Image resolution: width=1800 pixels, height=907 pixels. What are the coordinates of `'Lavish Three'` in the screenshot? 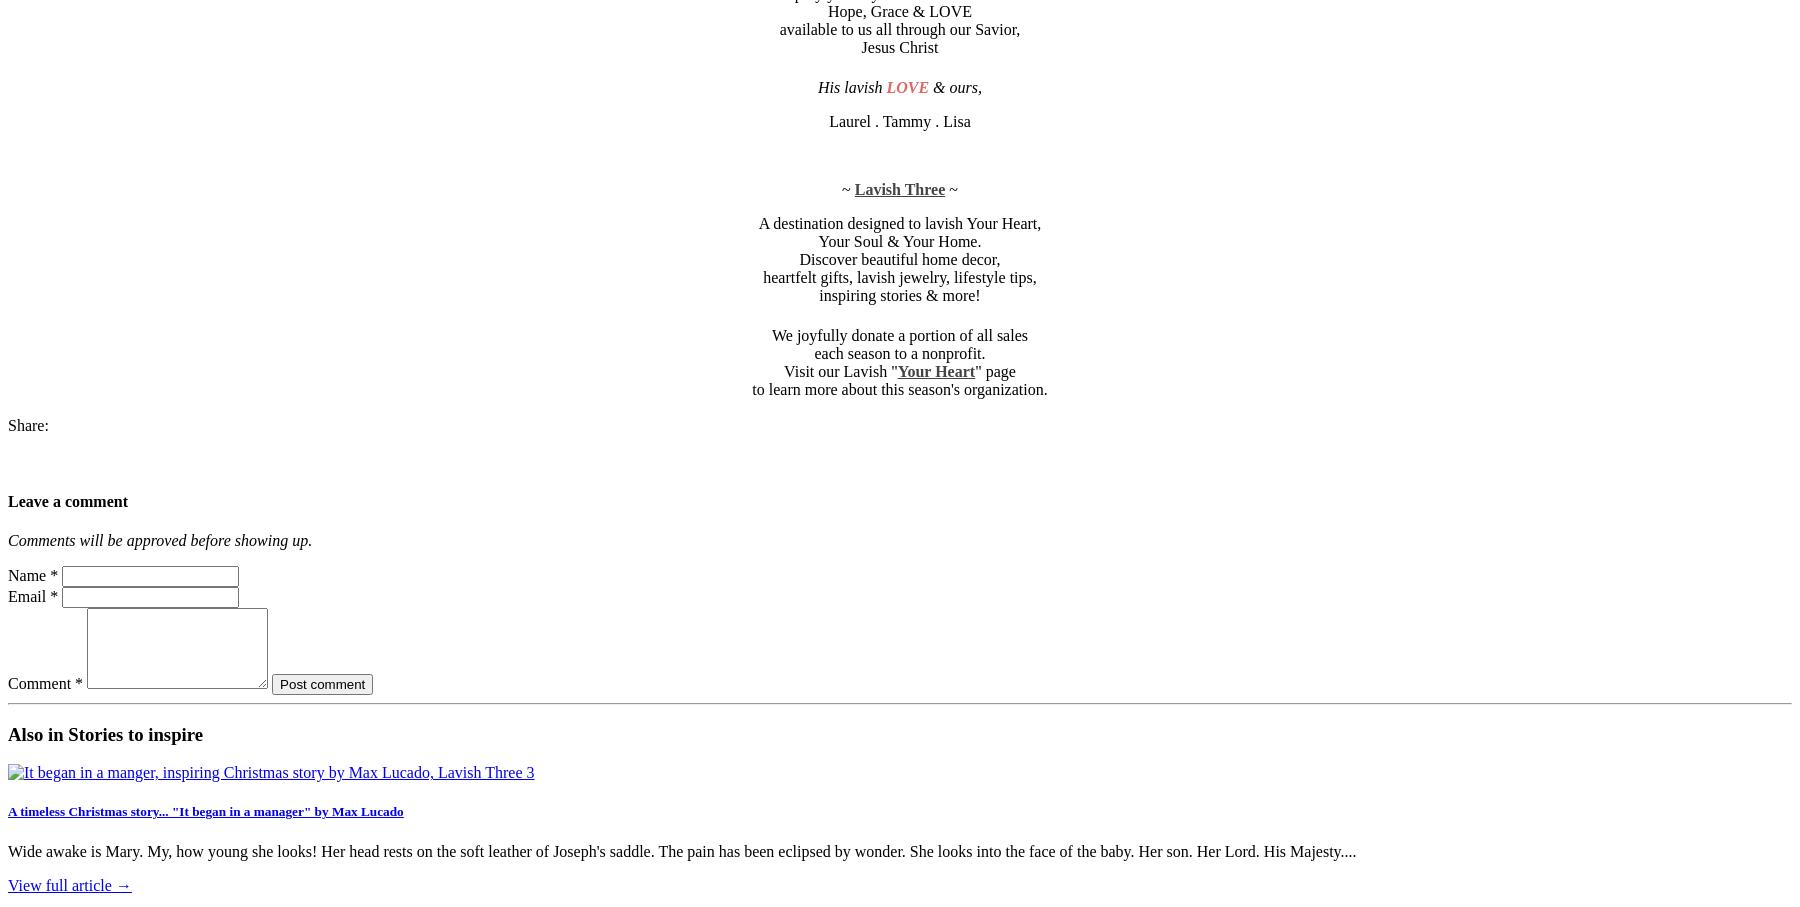 It's located at (853, 188).